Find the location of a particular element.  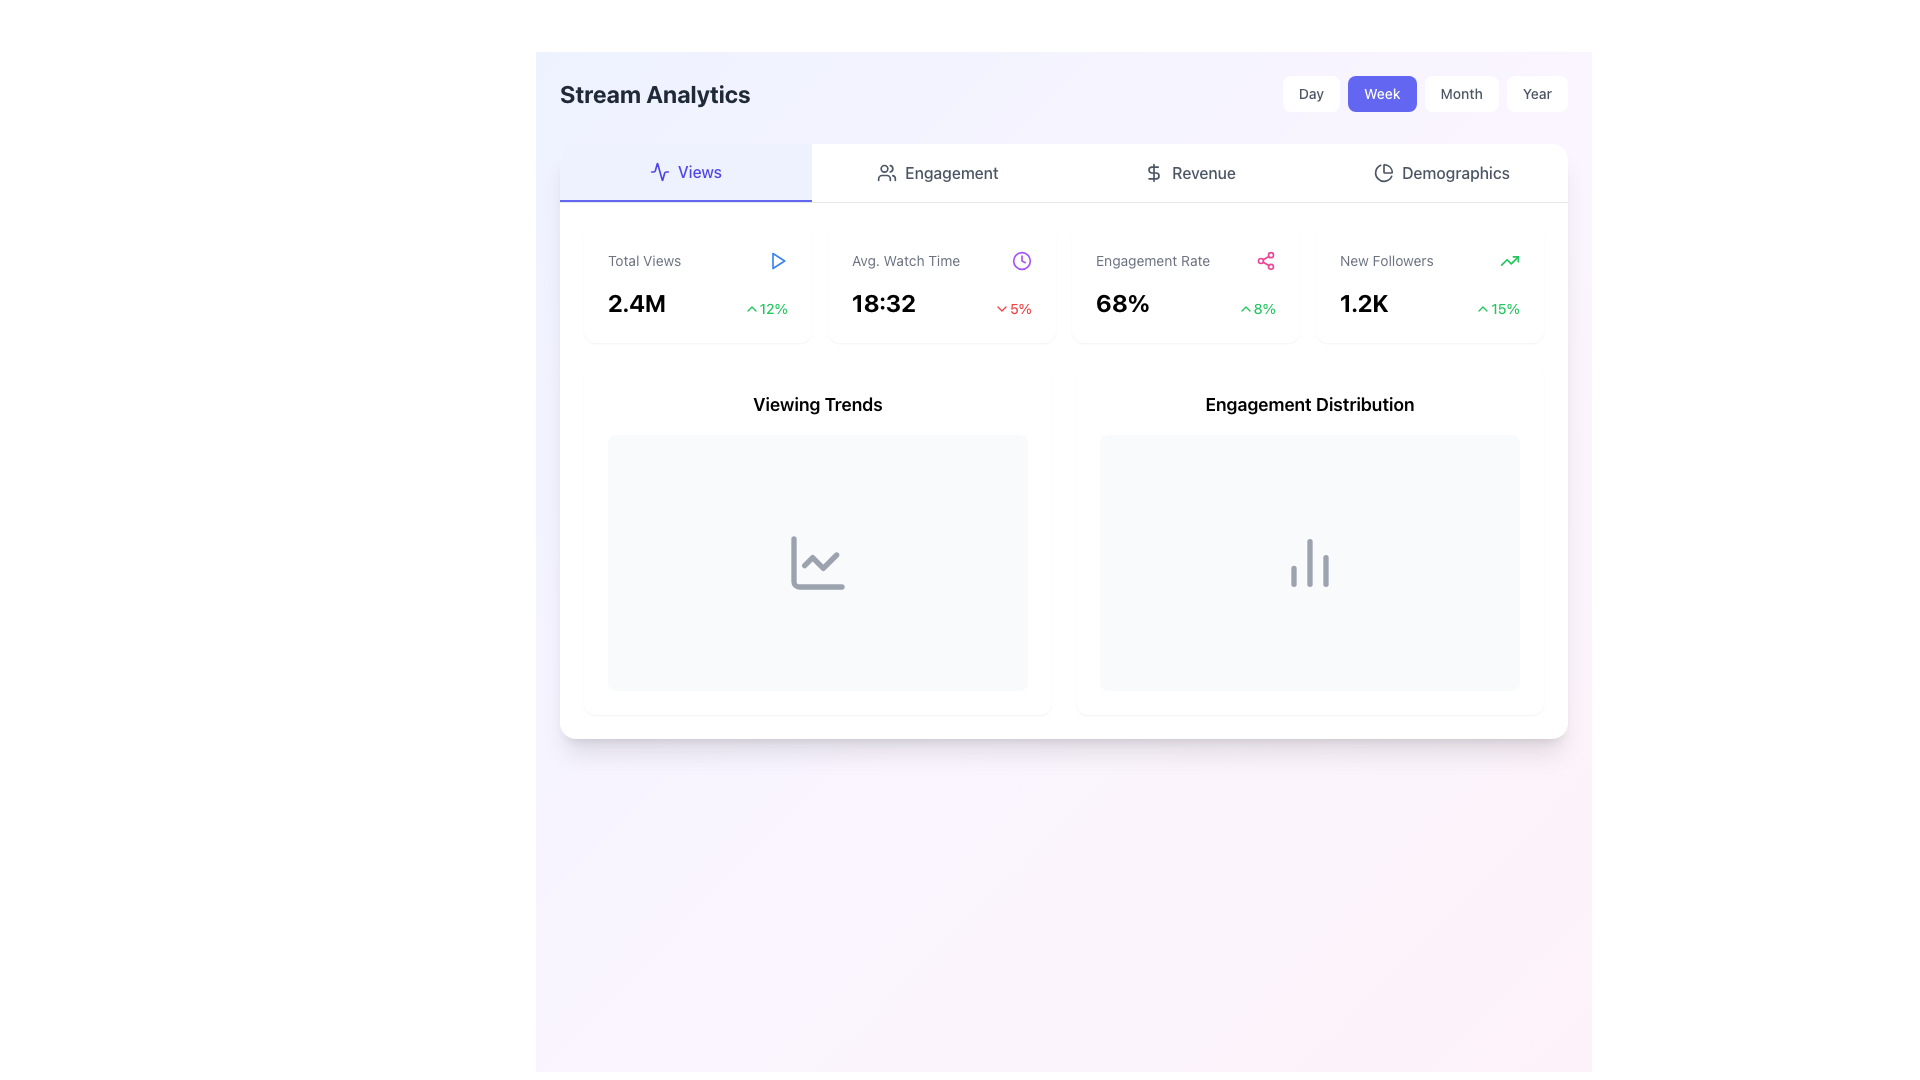

the static text label 'Stream Analytics', which is a large bold heading located in the top-left corner of the page is located at coordinates (655, 93).